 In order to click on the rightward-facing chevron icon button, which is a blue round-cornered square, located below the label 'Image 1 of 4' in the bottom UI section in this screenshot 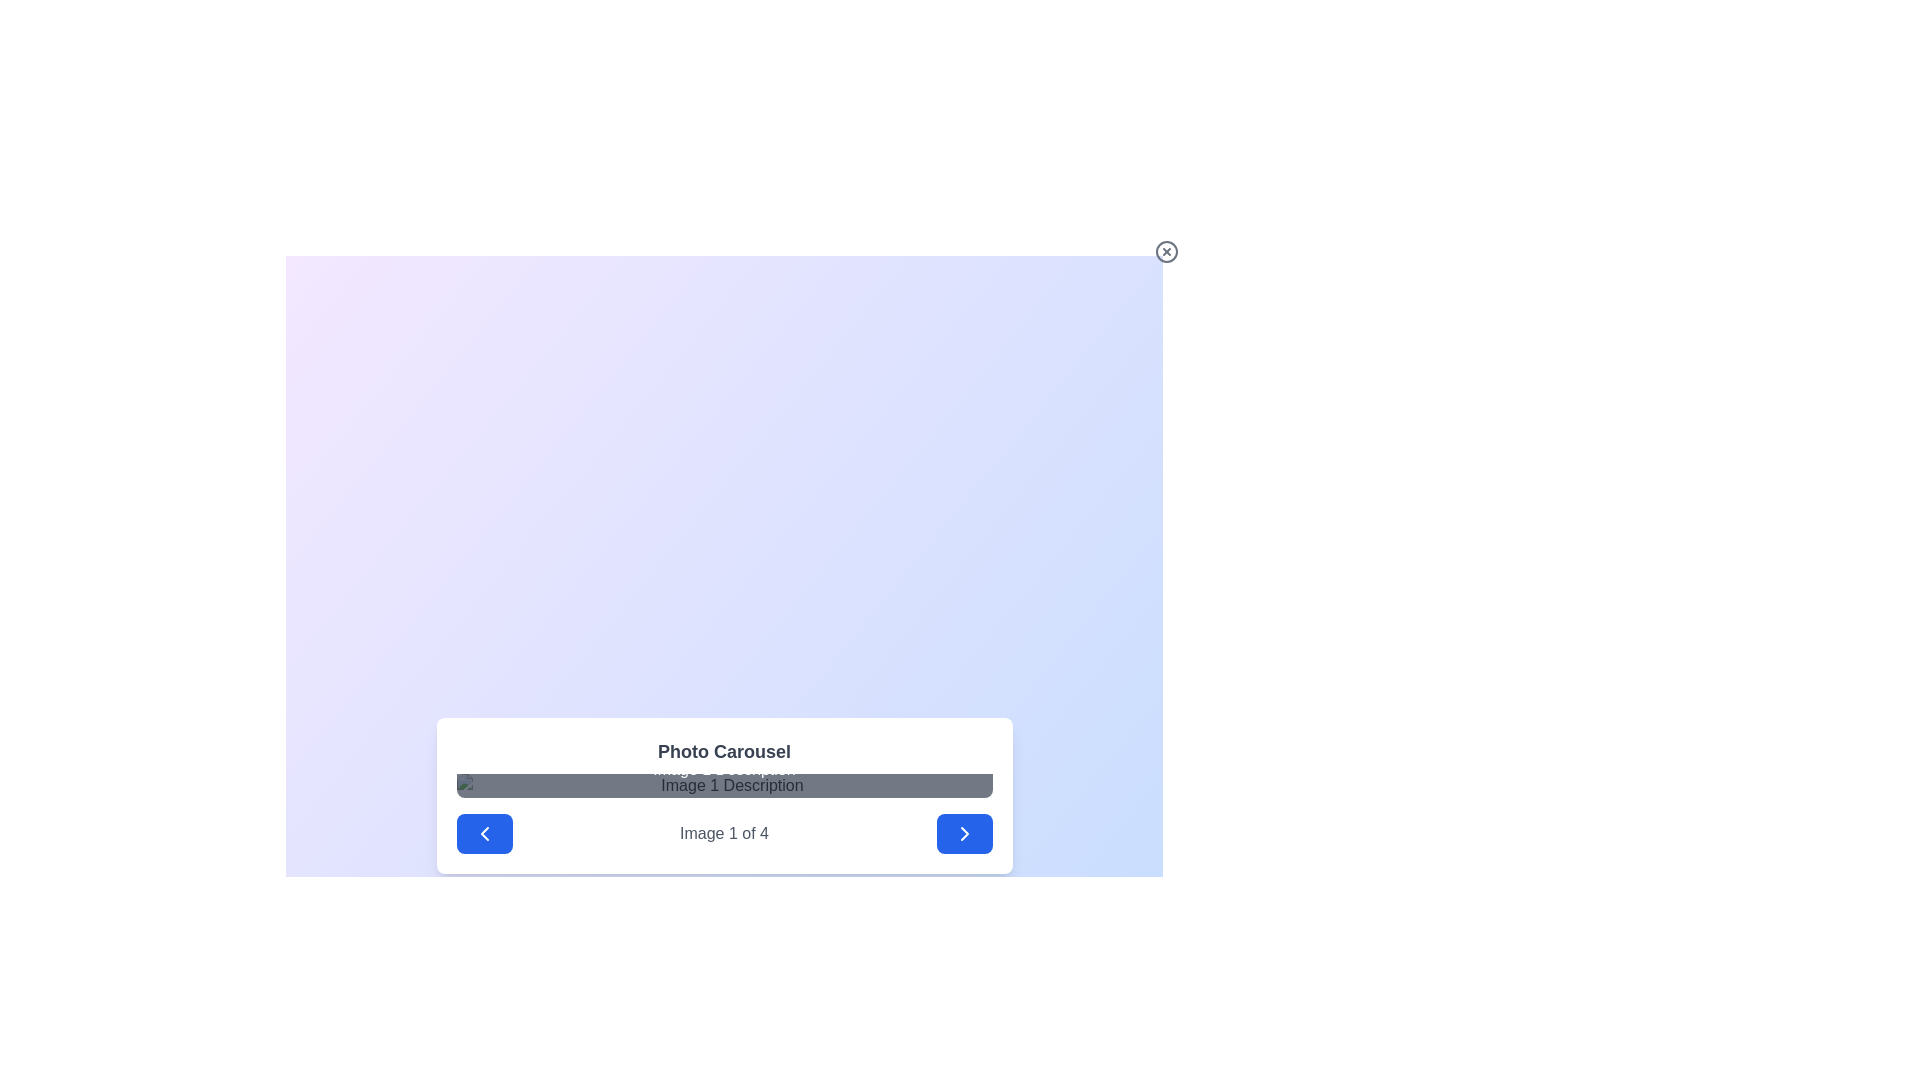, I will do `click(964, 833)`.